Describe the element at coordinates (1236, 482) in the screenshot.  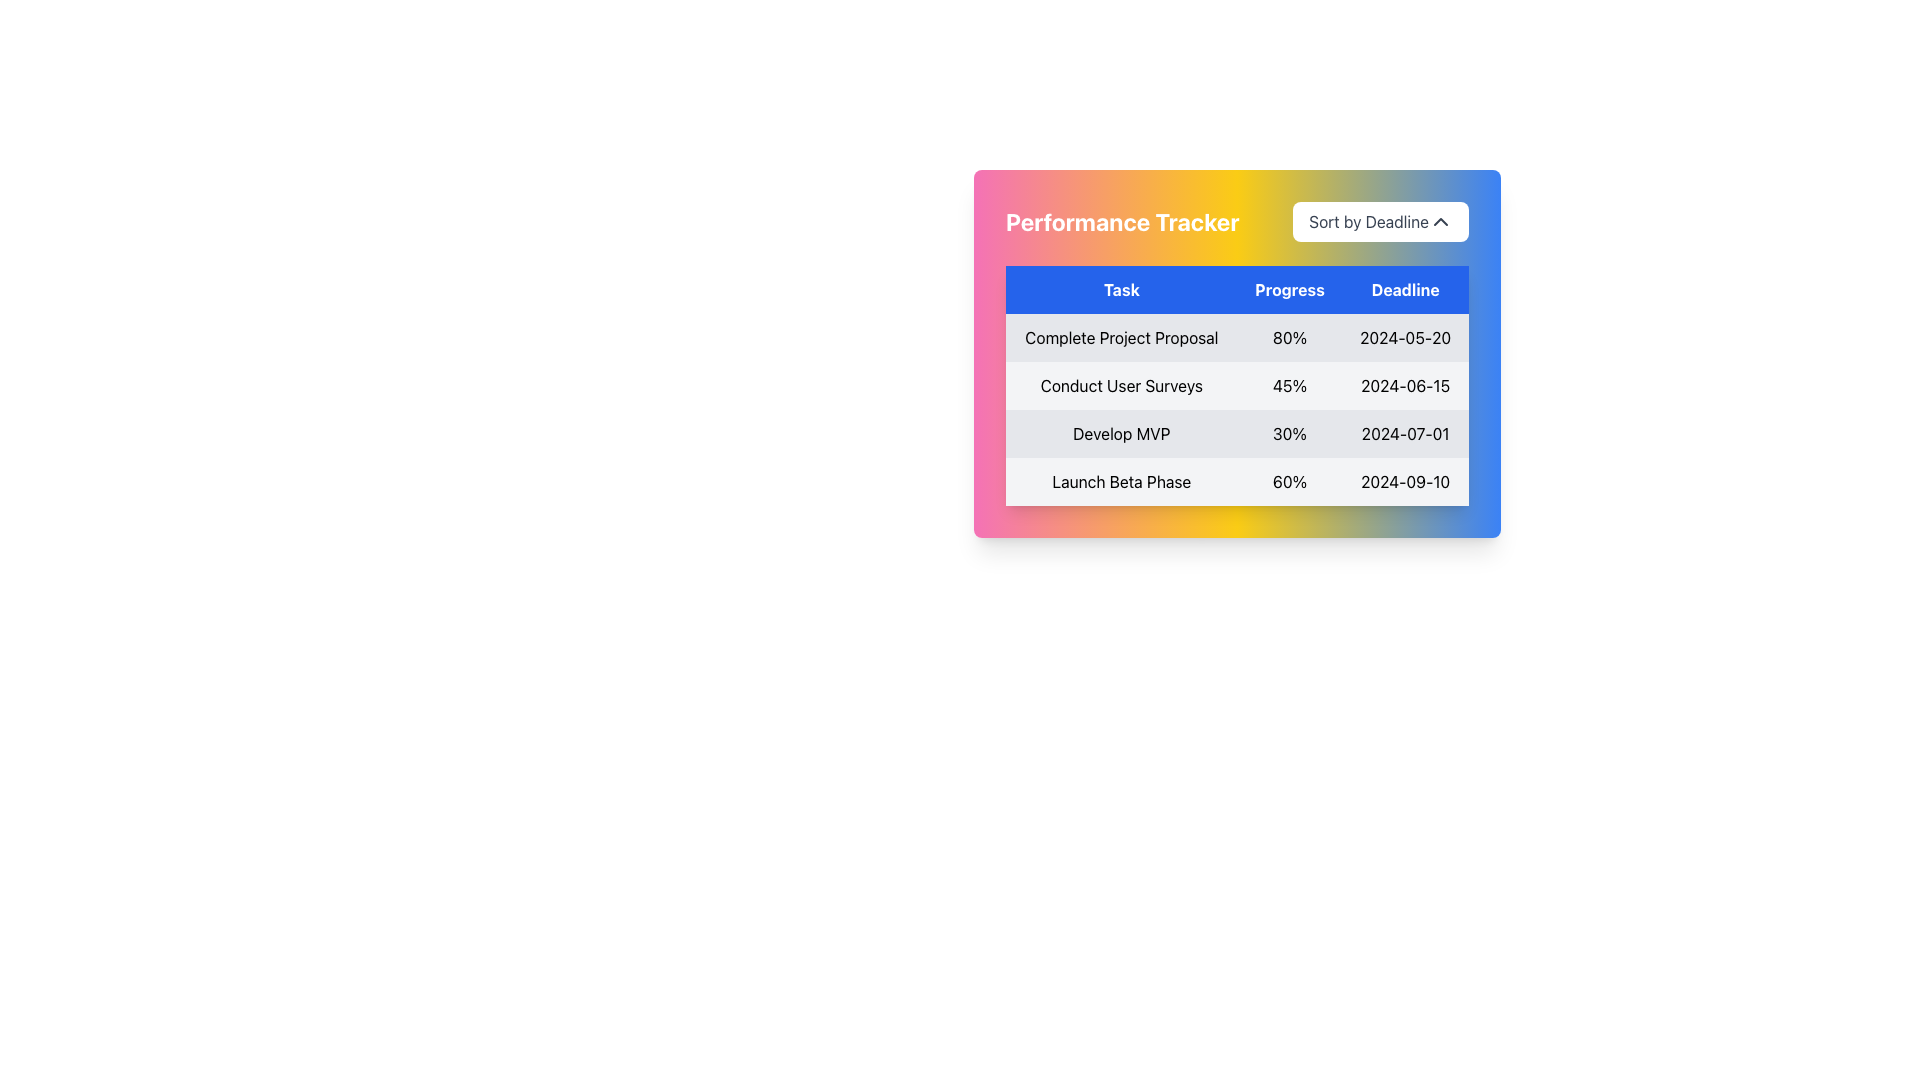
I see `the last row of the progress tracker table, which contains a single task entry with details including the task name, completion percentage, and deadline, positioned below the 'Develop MVP' row` at that location.